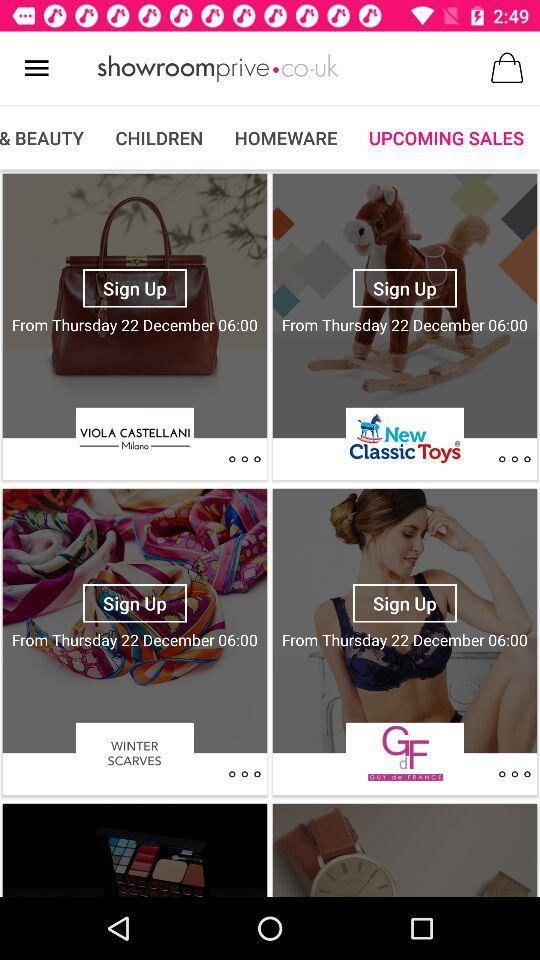 Image resolution: width=540 pixels, height=960 pixels. What do you see at coordinates (405, 602) in the screenshot?
I see `sign up button which is above gf` at bounding box center [405, 602].